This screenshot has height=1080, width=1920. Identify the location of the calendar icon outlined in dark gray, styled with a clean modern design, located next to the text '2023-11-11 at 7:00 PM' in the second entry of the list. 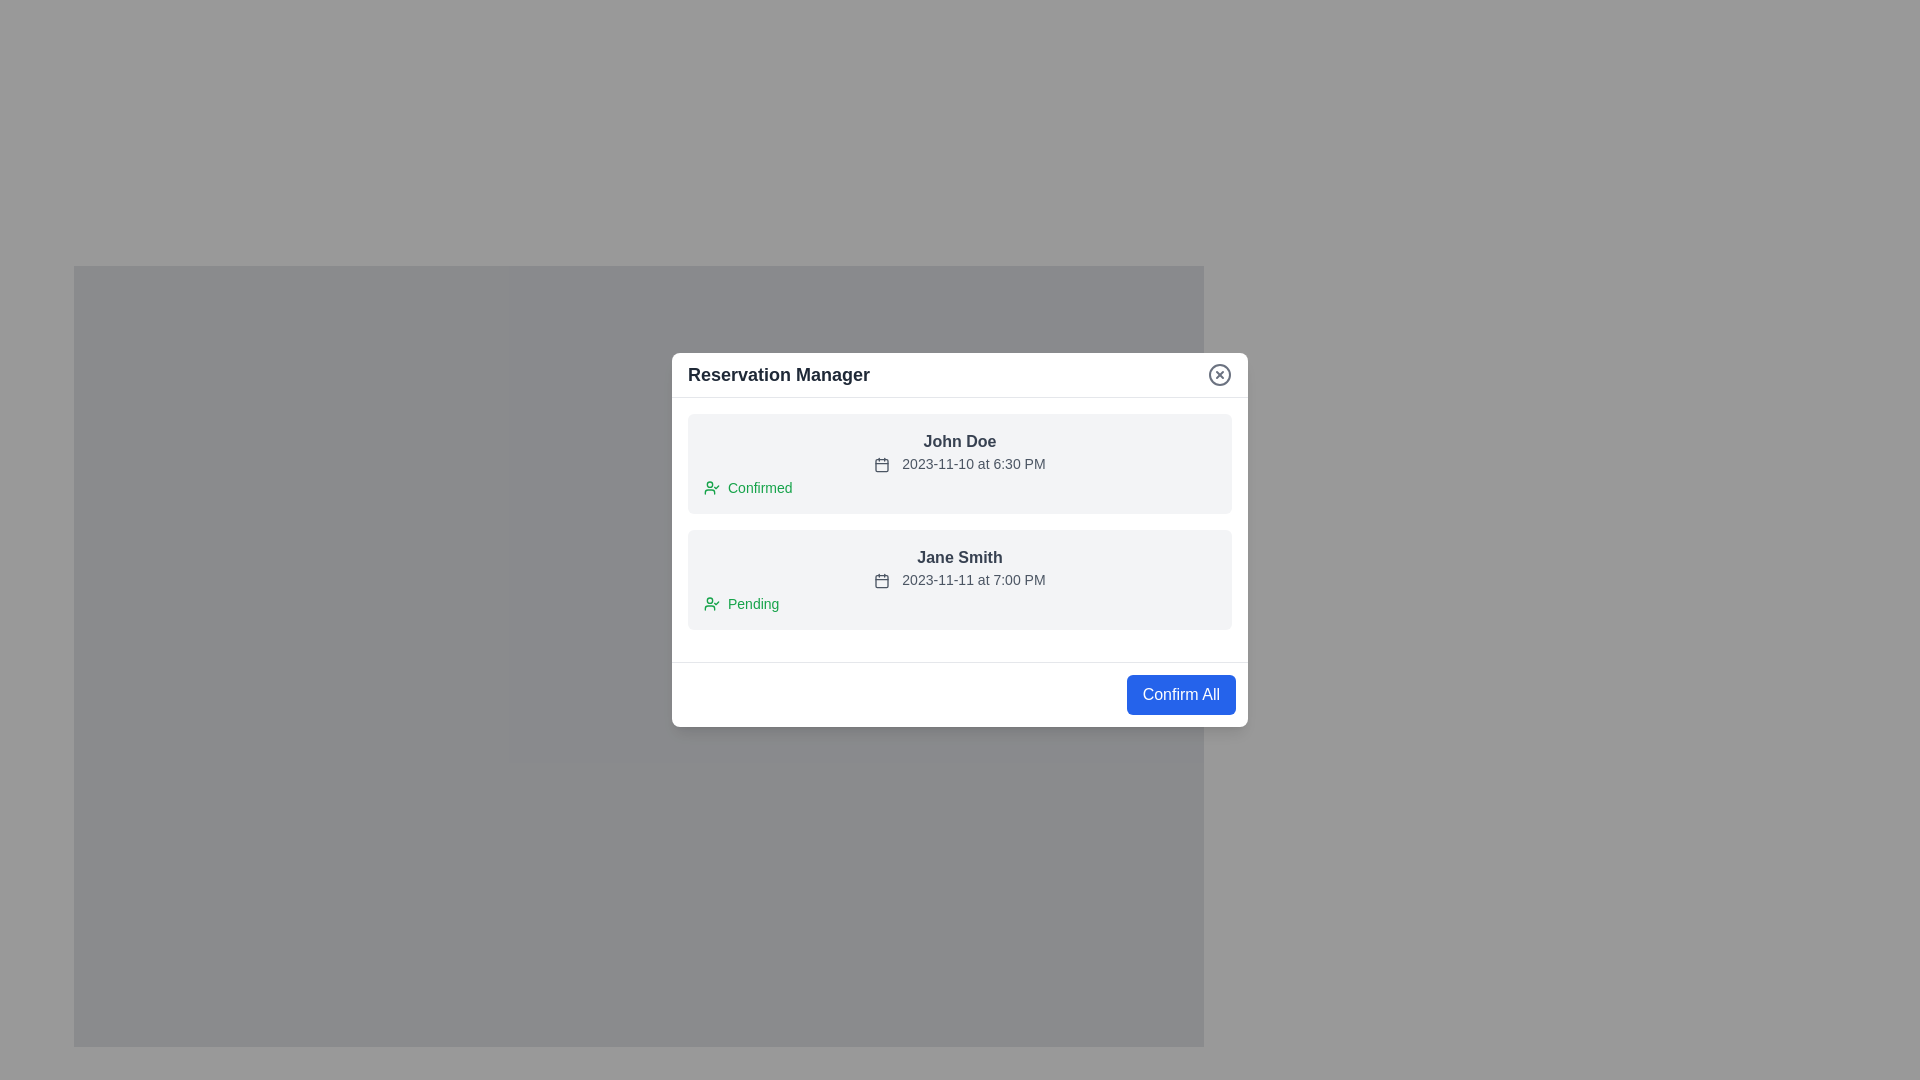
(881, 581).